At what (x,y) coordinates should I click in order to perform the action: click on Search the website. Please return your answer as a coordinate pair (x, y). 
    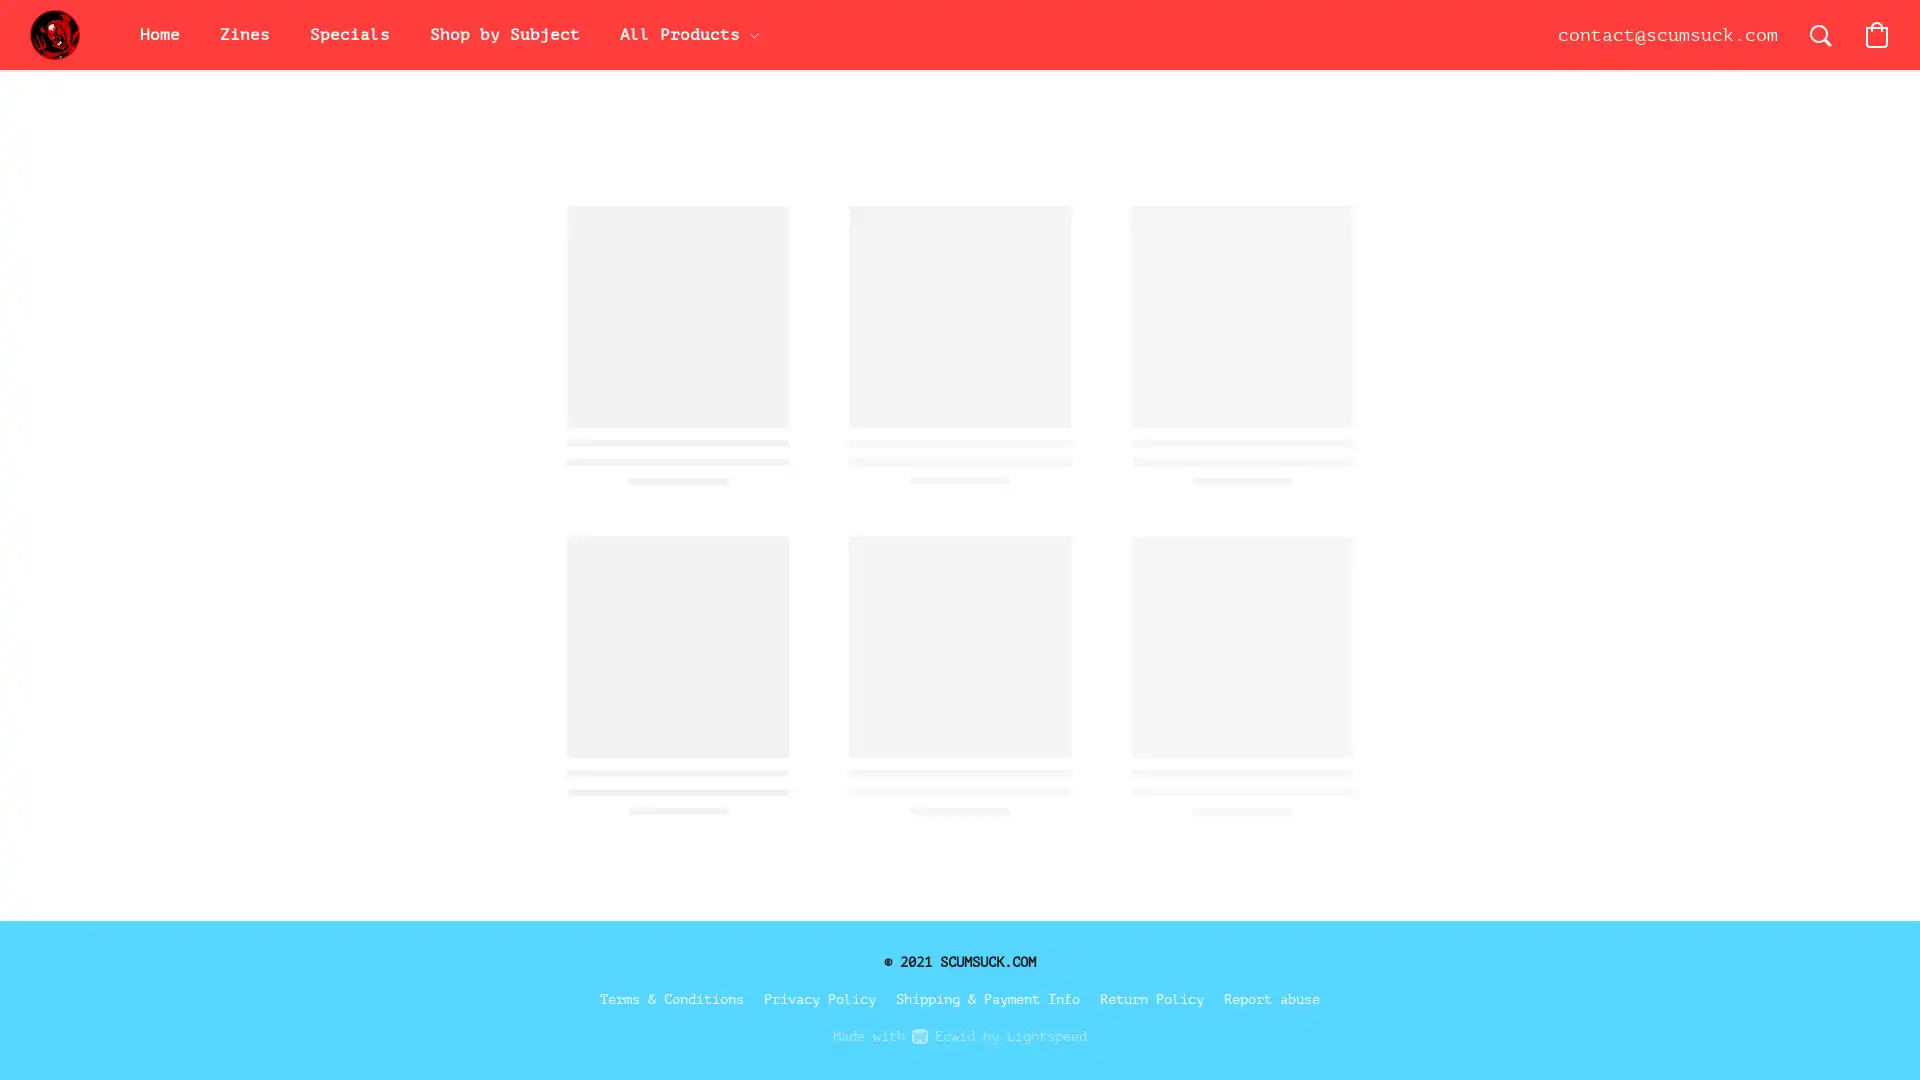
    Looking at the image, I should click on (1820, 34).